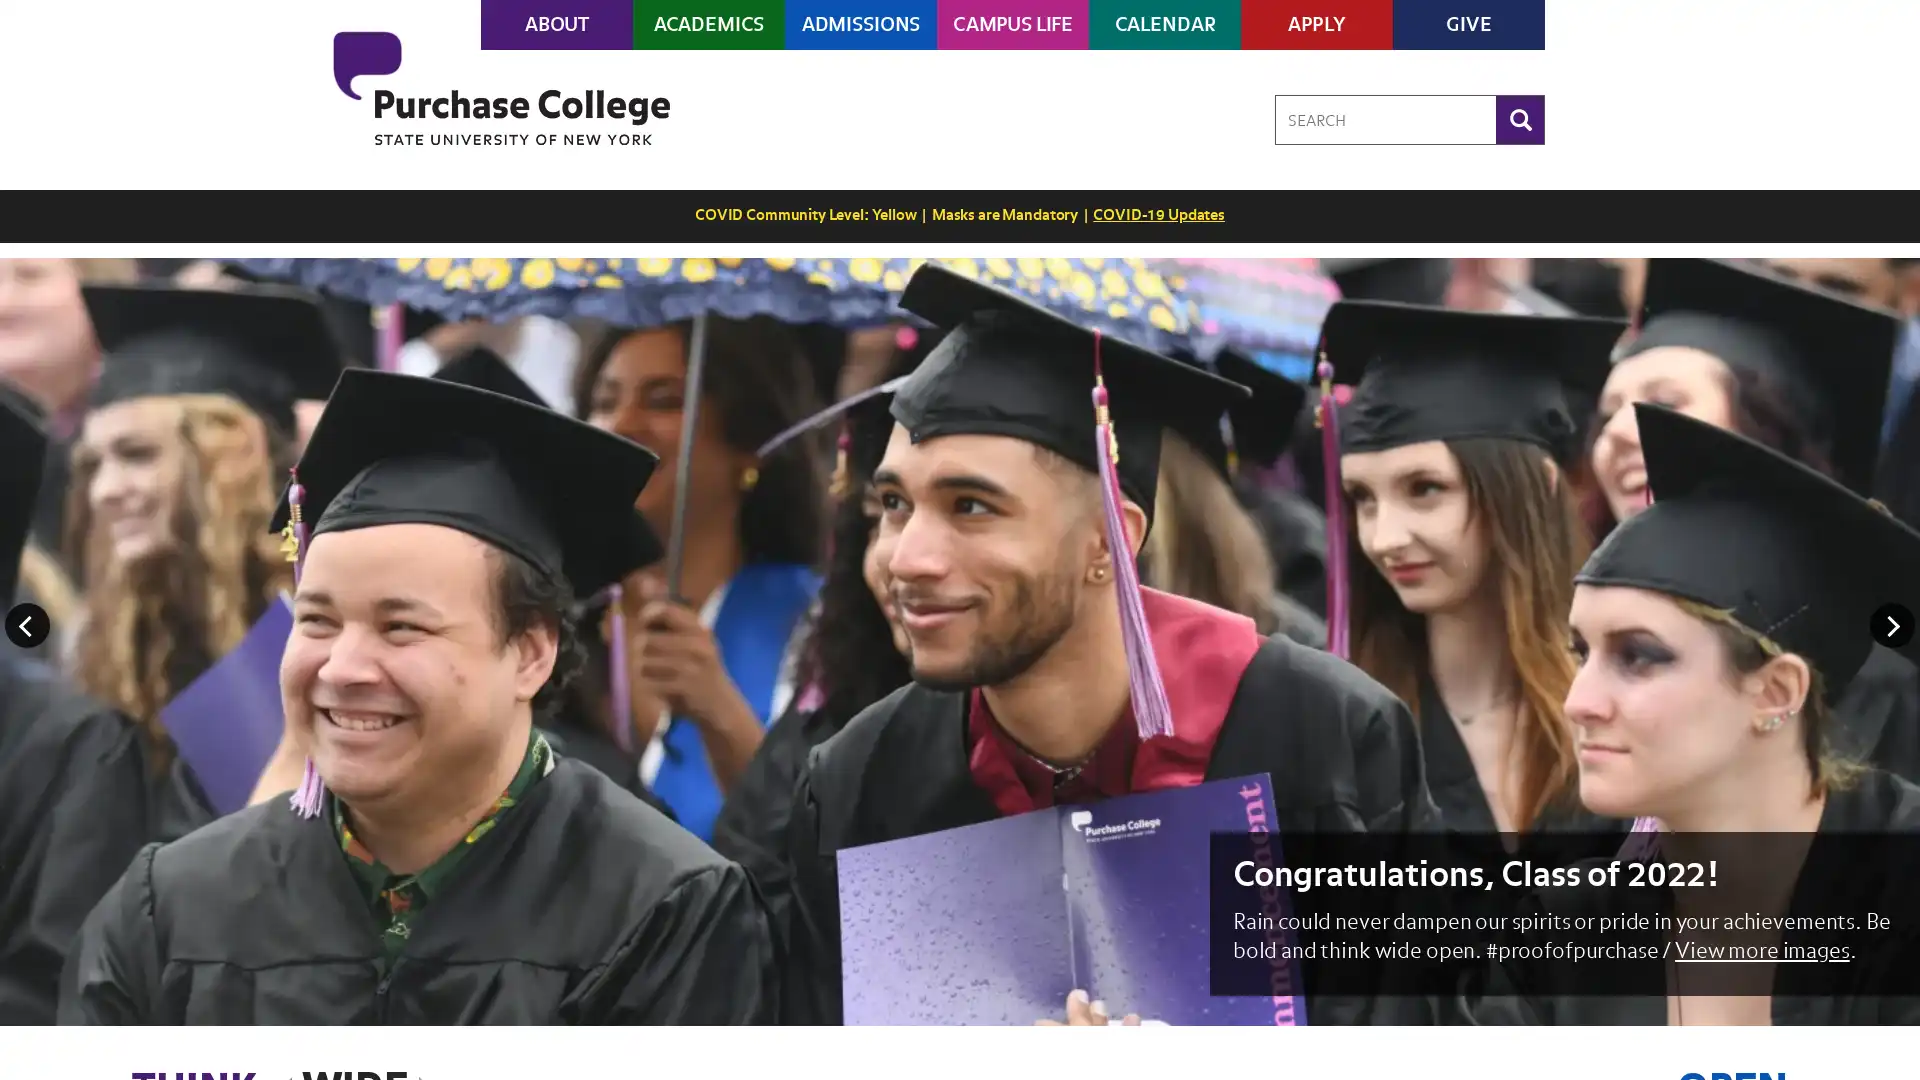 Image resolution: width=1920 pixels, height=1080 pixels. What do you see at coordinates (1520, 119) in the screenshot?
I see `Search` at bounding box center [1520, 119].